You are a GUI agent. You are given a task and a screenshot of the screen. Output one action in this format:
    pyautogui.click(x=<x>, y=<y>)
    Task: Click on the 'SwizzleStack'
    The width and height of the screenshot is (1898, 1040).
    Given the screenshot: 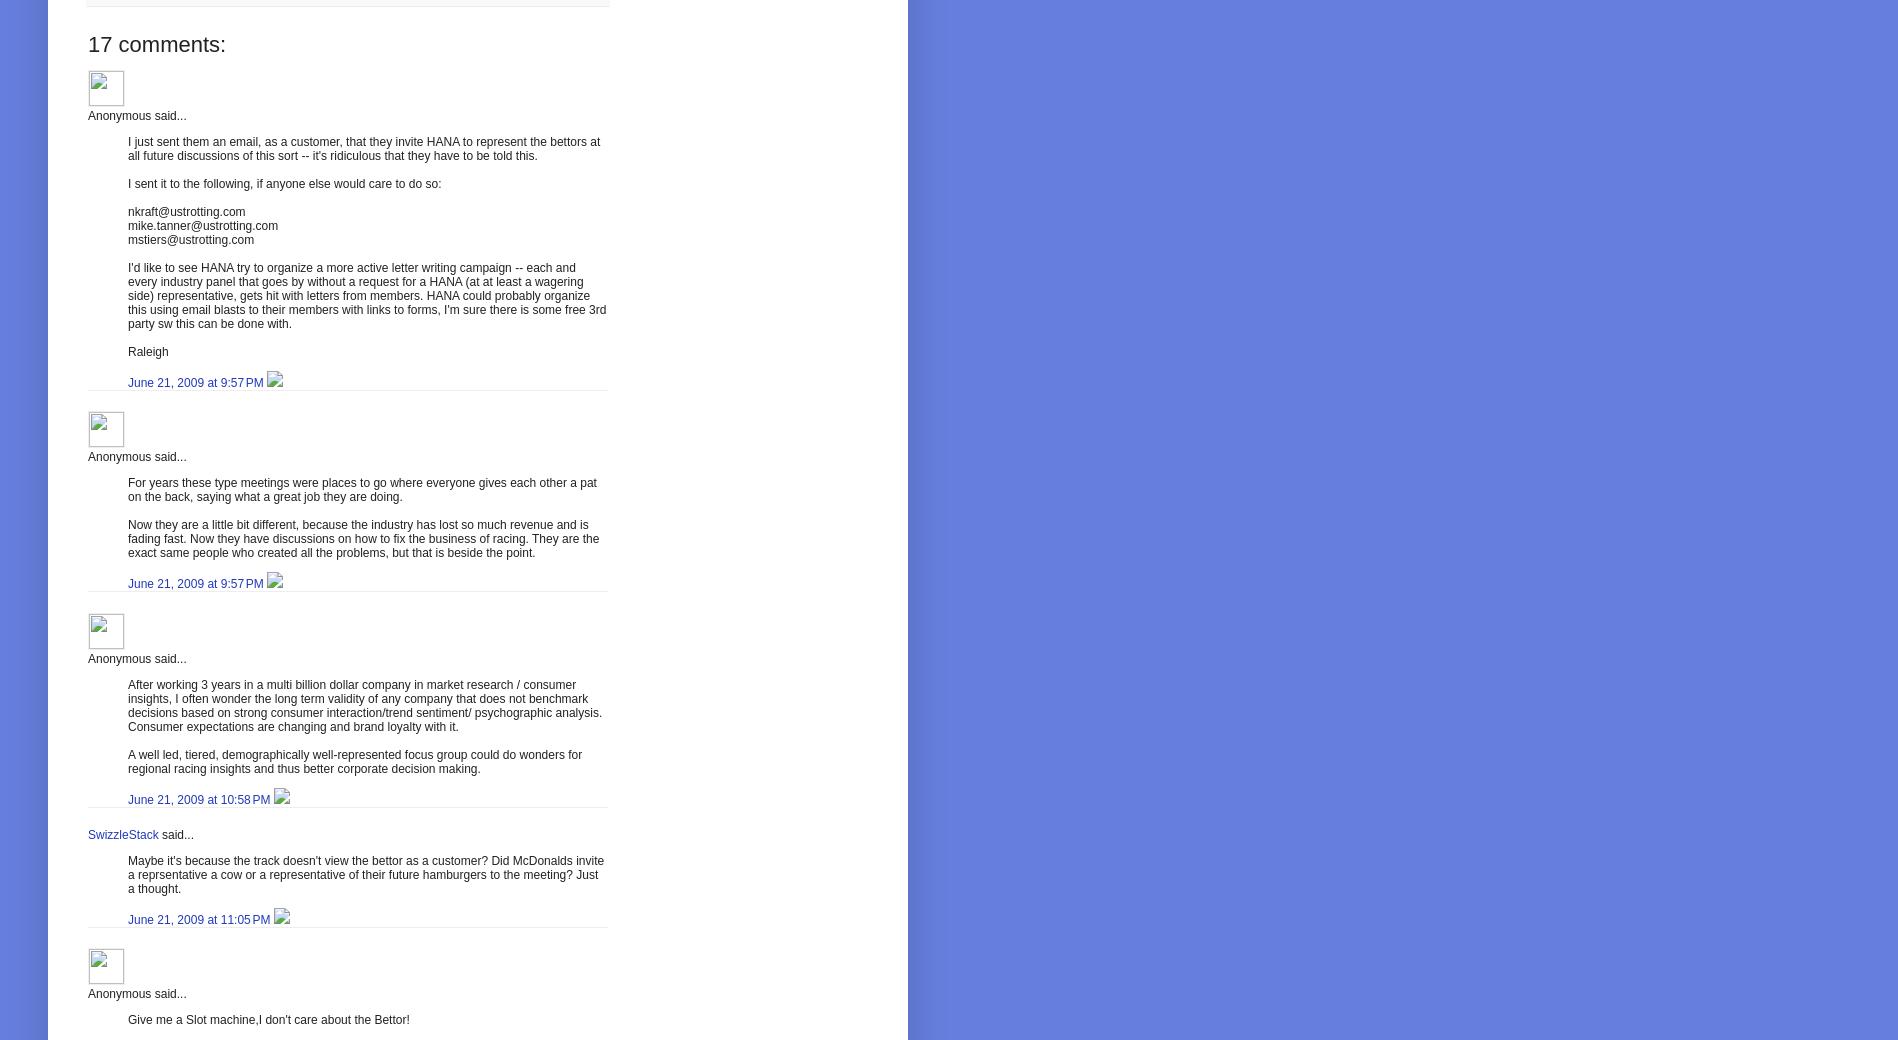 What is the action you would take?
    pyautogui.click(x=122, y=834)
    